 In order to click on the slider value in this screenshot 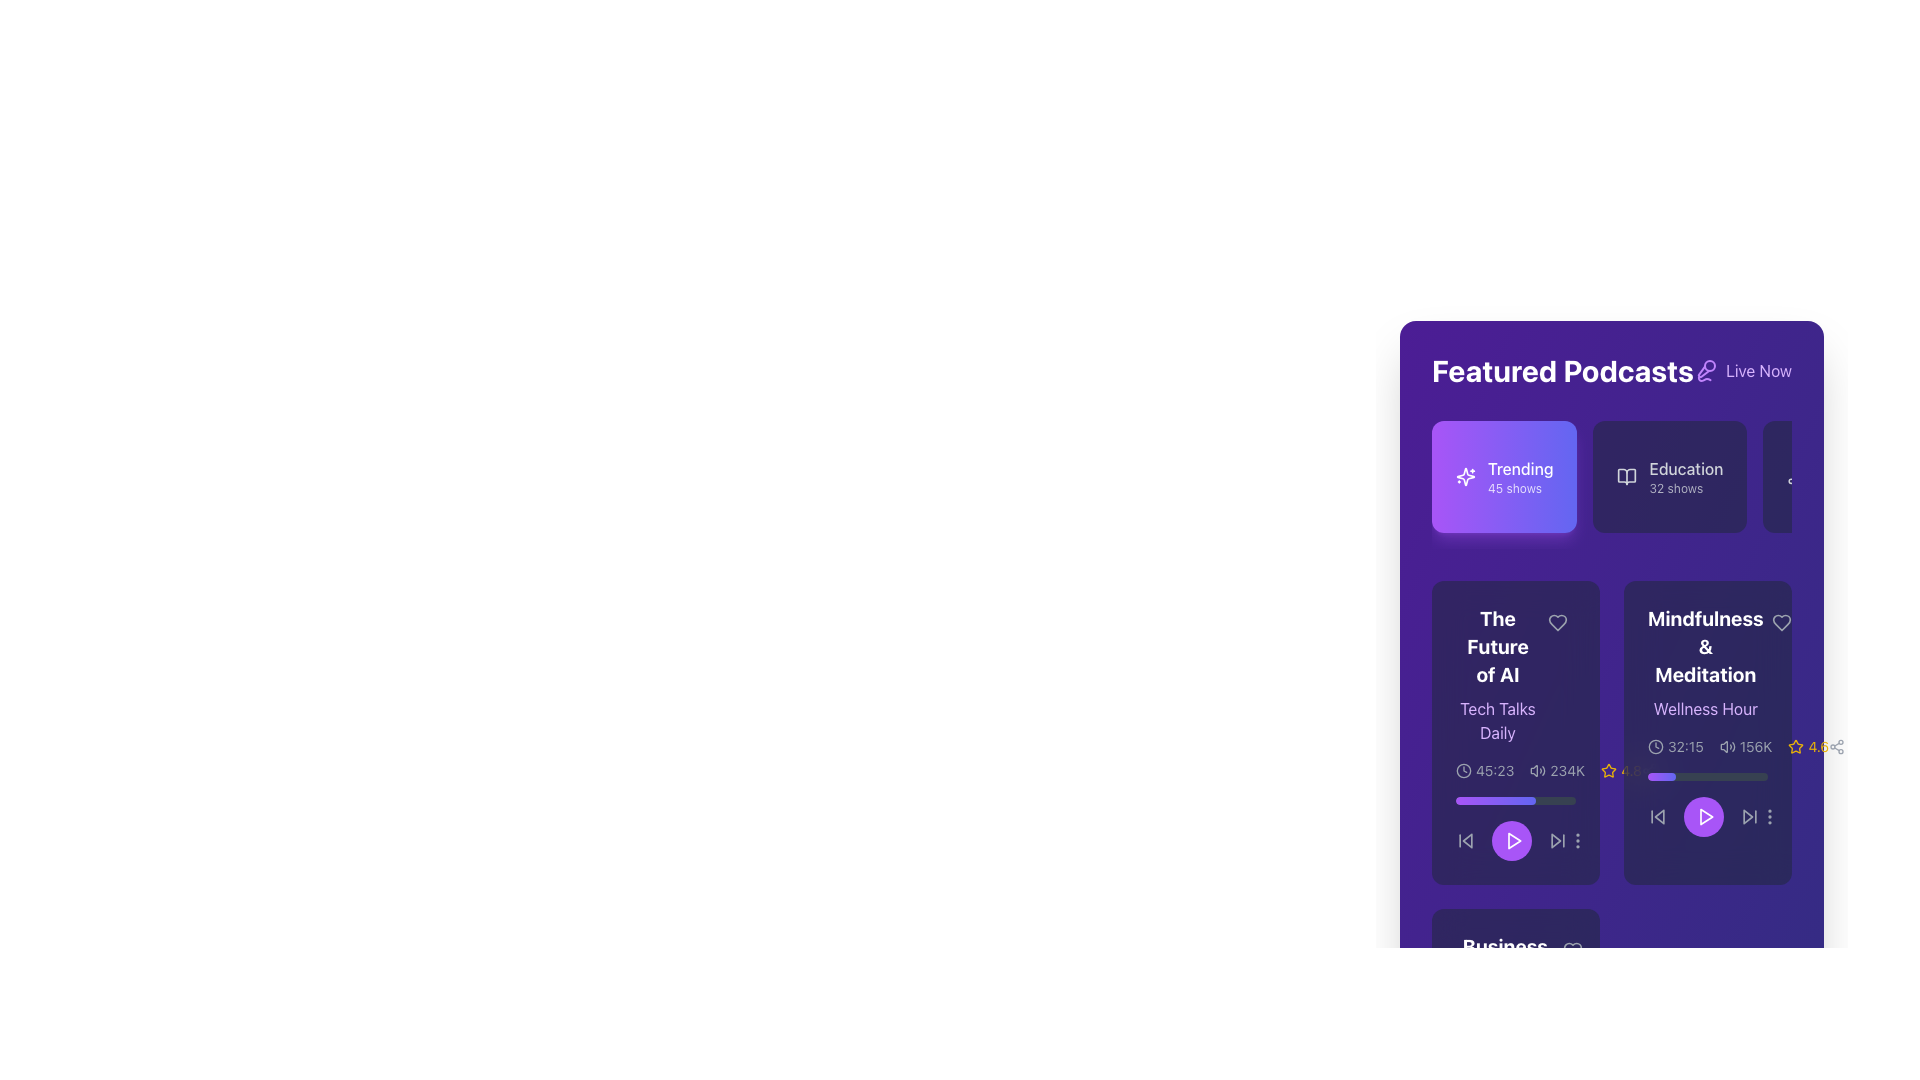, I will do `click(1525, 800)`.